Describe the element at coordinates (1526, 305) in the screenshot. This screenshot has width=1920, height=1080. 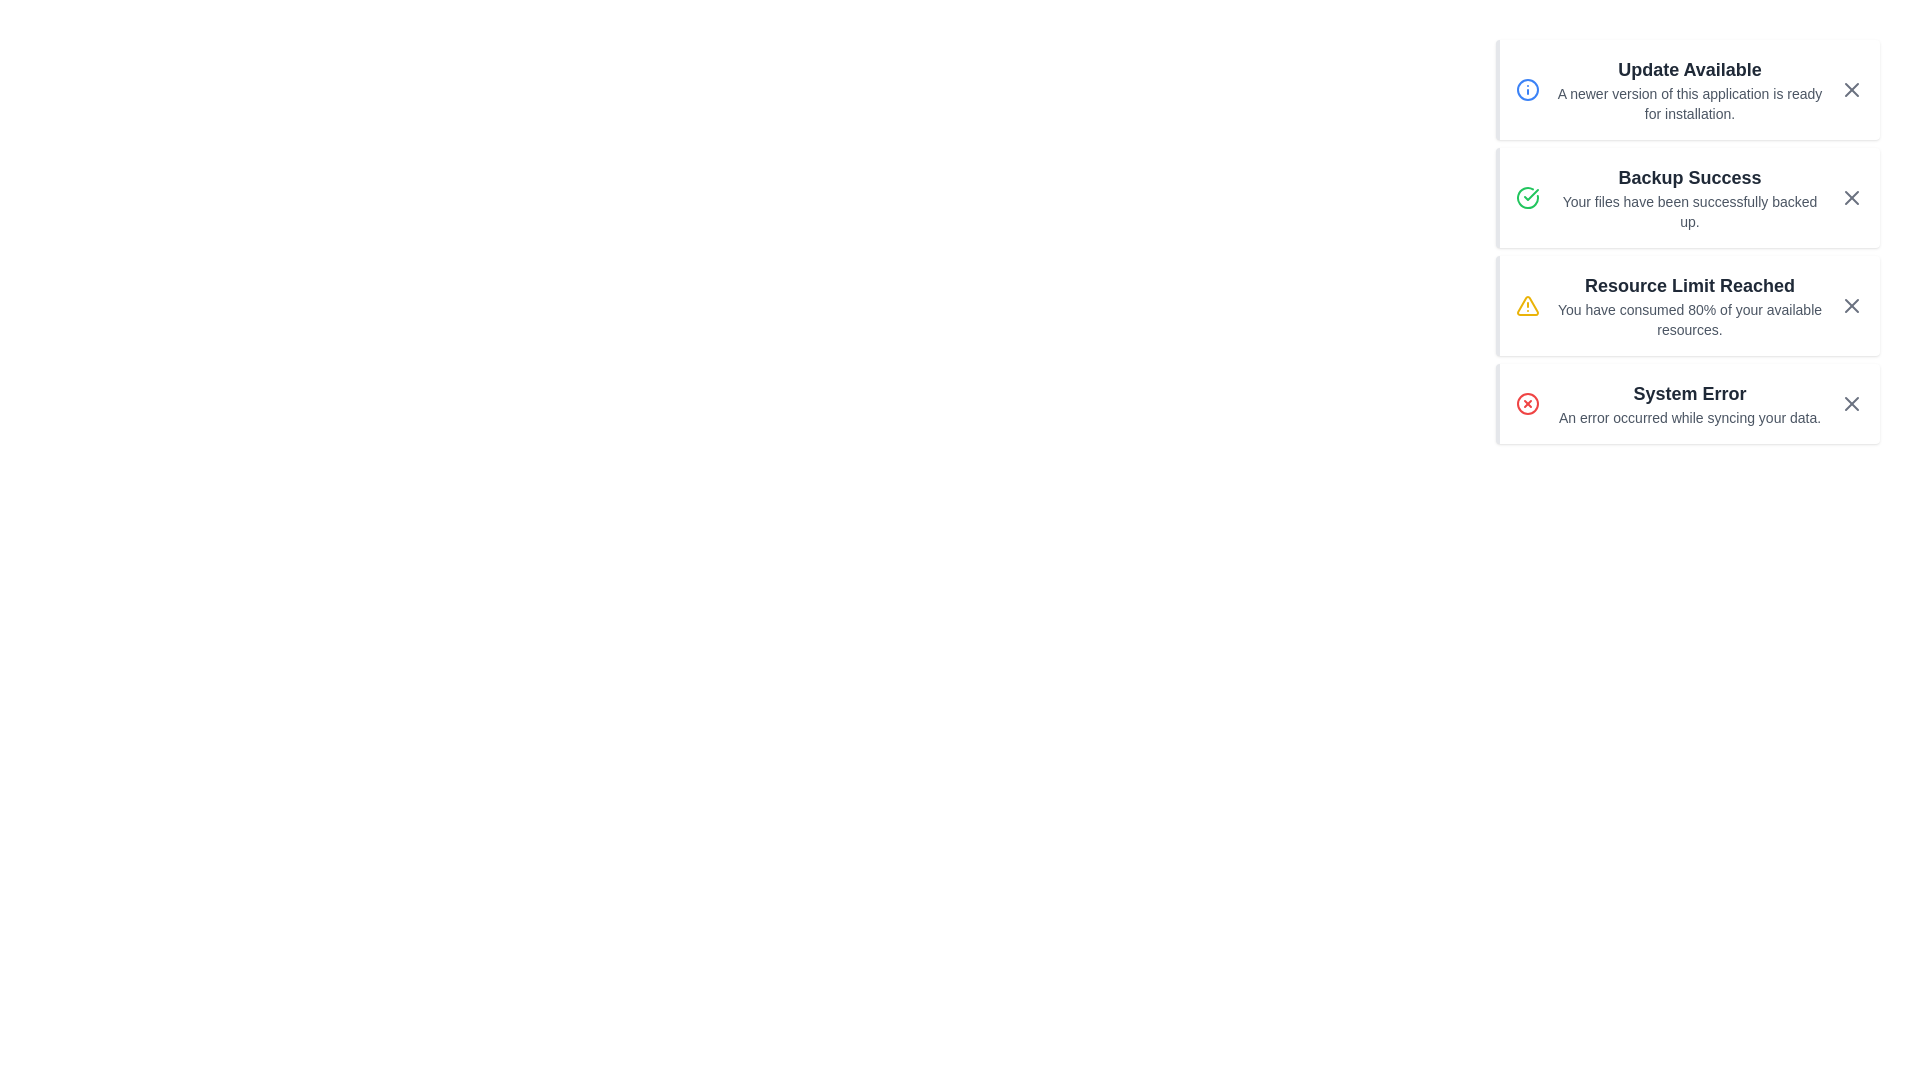
I see `the warning icon located in the 'Resource Limit Reached' section of the notification interface, positioned to the left of the title text and above the subtitle text` at that location.